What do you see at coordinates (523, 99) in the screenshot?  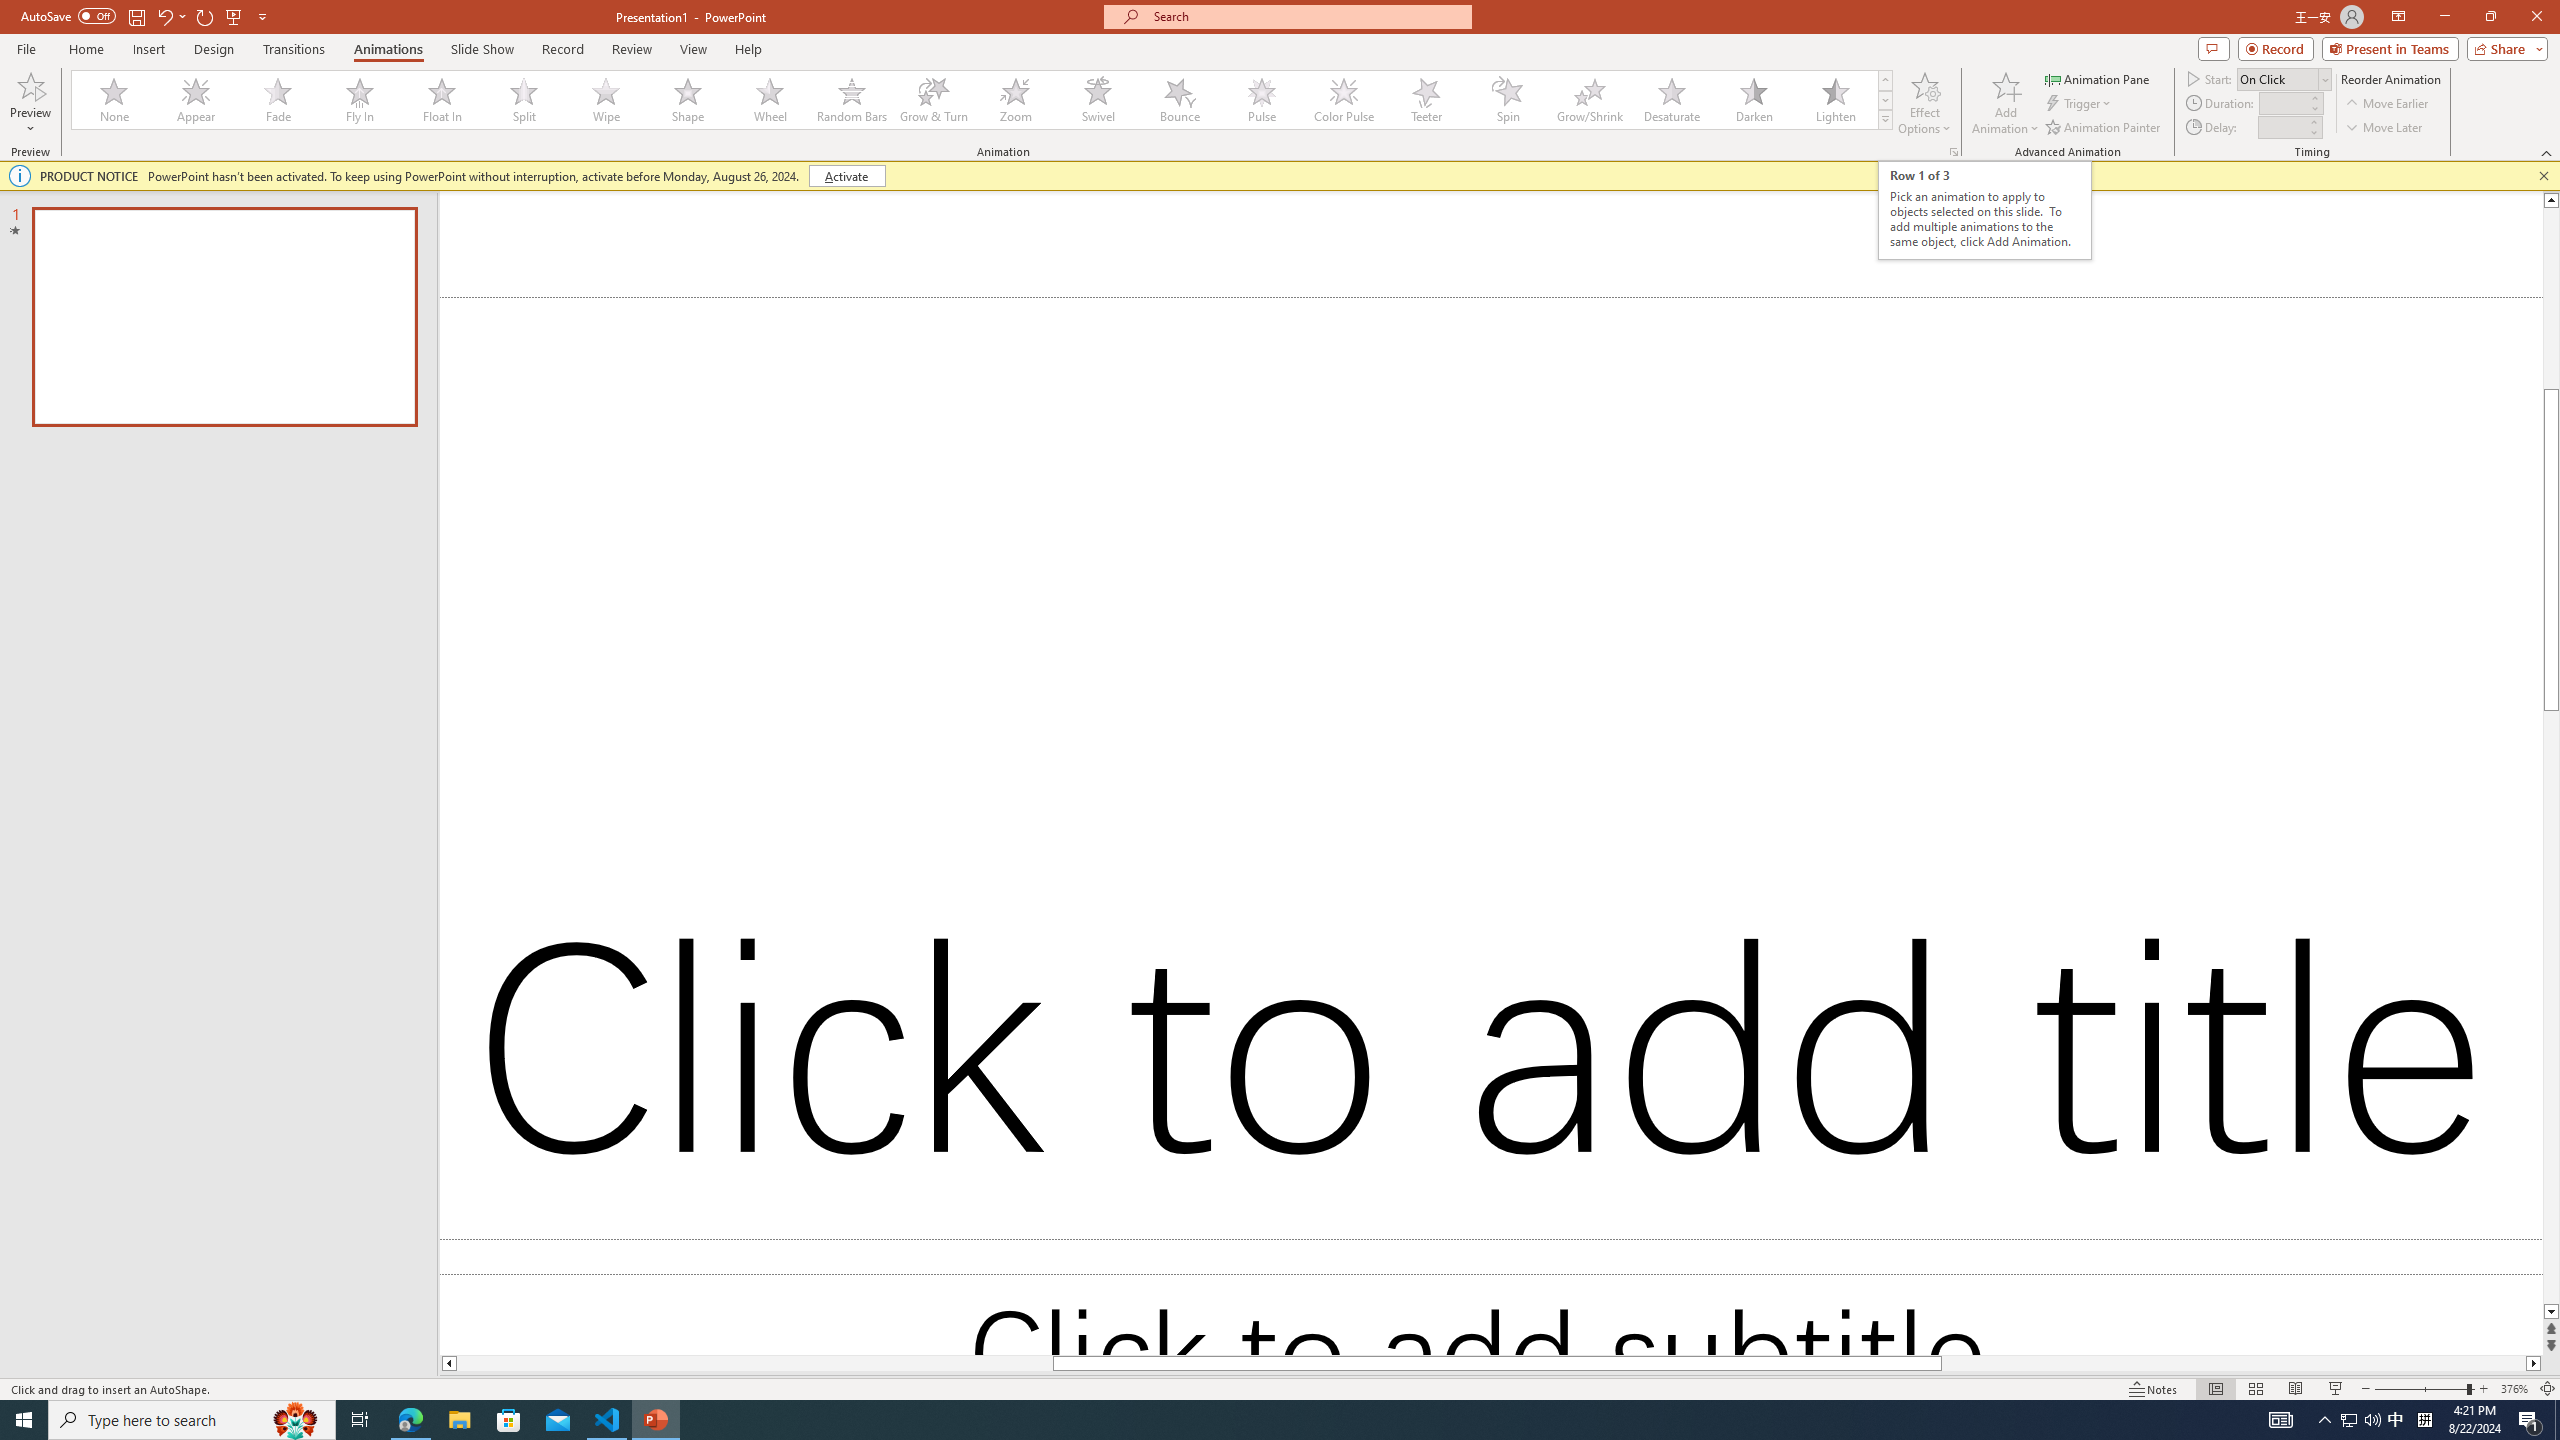 I see `'Split'` at bounding box center [523, 99].